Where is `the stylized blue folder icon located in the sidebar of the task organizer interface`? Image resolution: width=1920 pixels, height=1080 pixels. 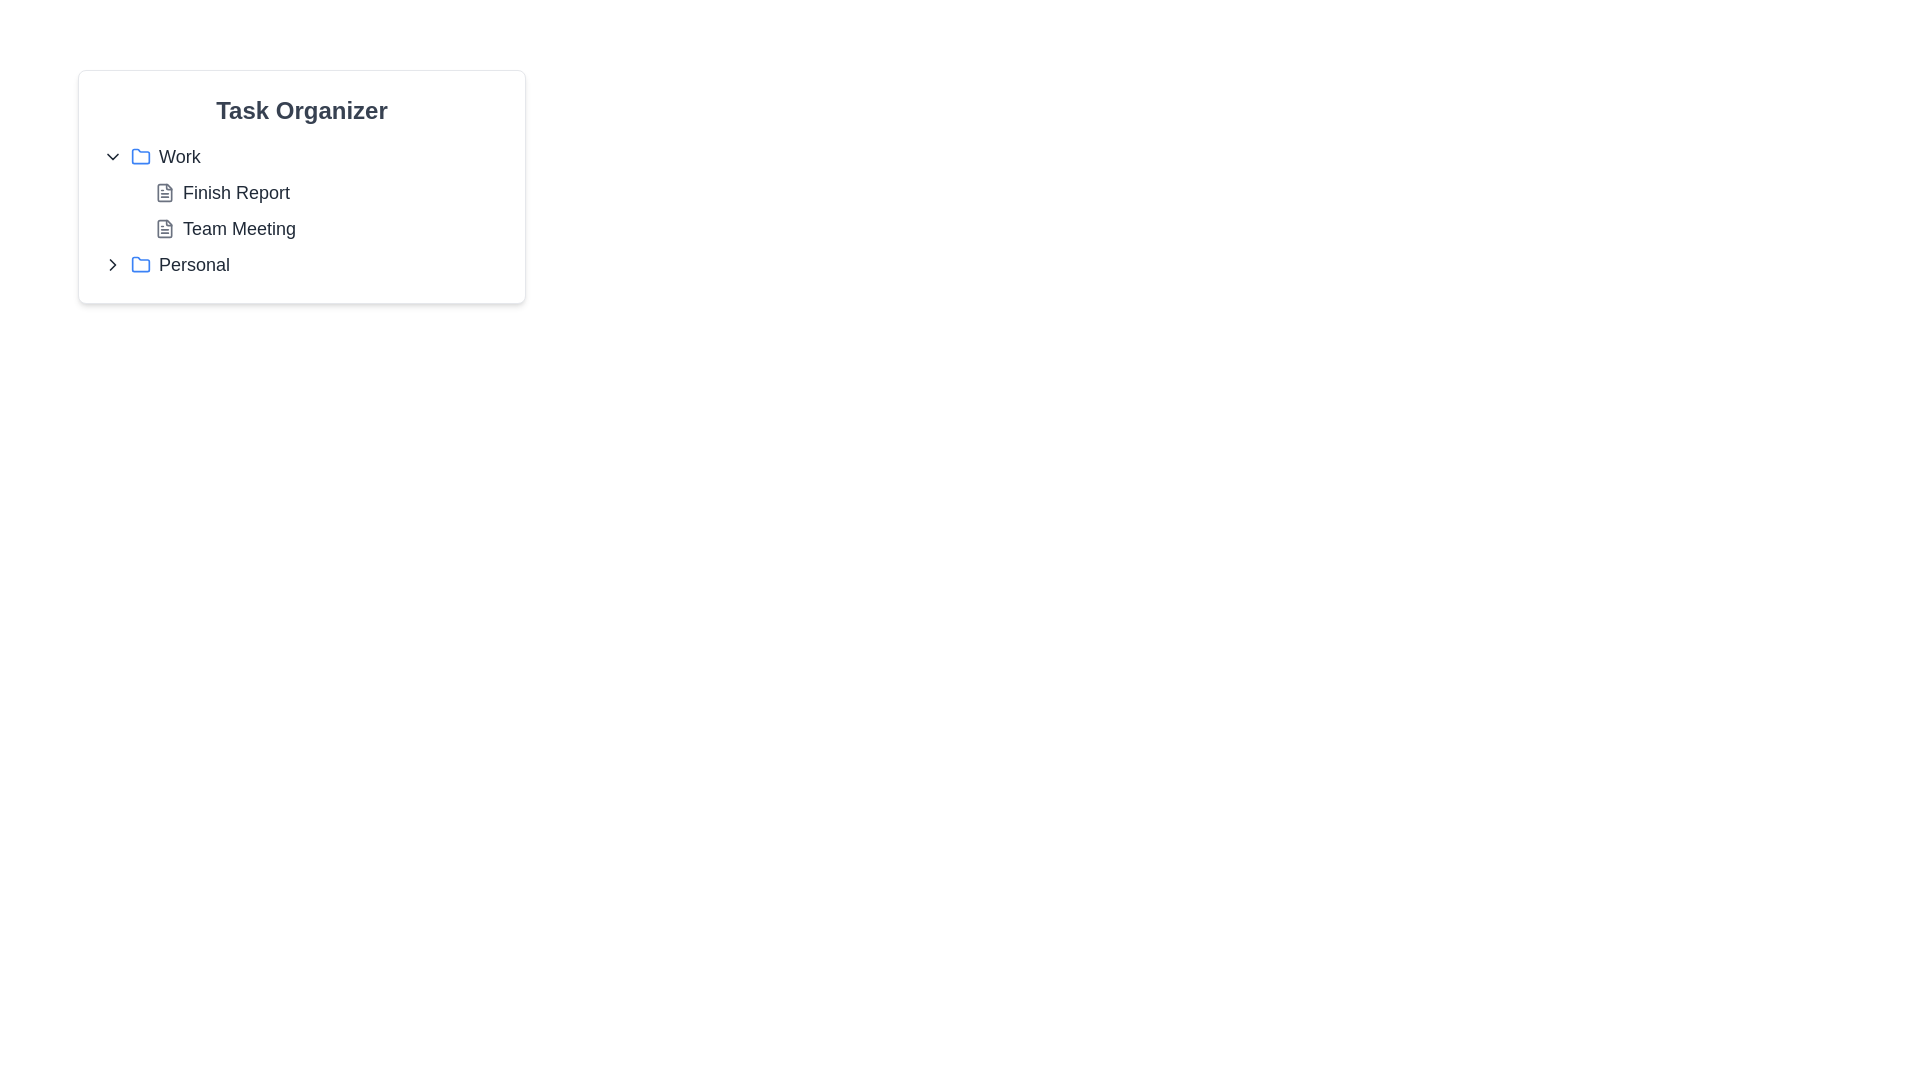 the stylized blue folder icon located in the sidebar of the task organizer interface is located at coordinates (139, 262).